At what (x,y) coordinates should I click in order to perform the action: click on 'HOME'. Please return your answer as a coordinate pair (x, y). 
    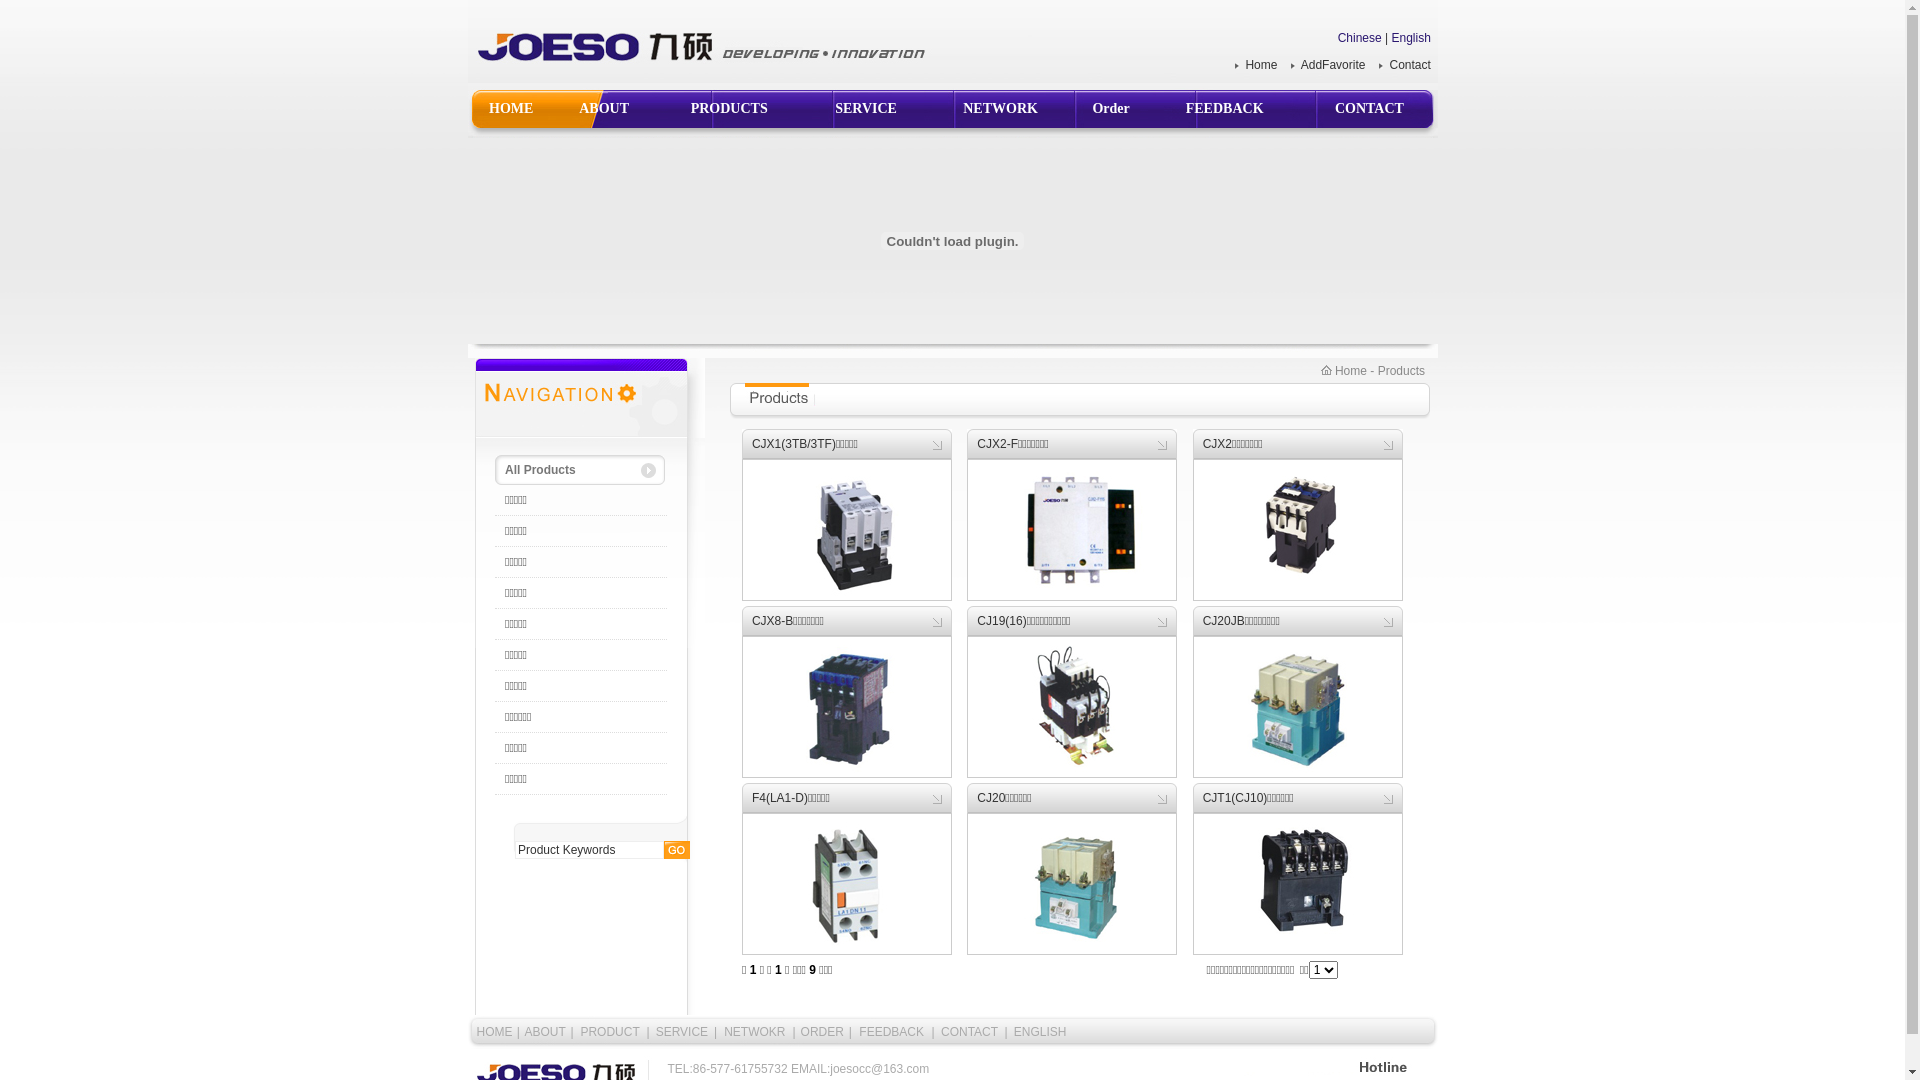
    Looking at the image, I should click on (510, 102).